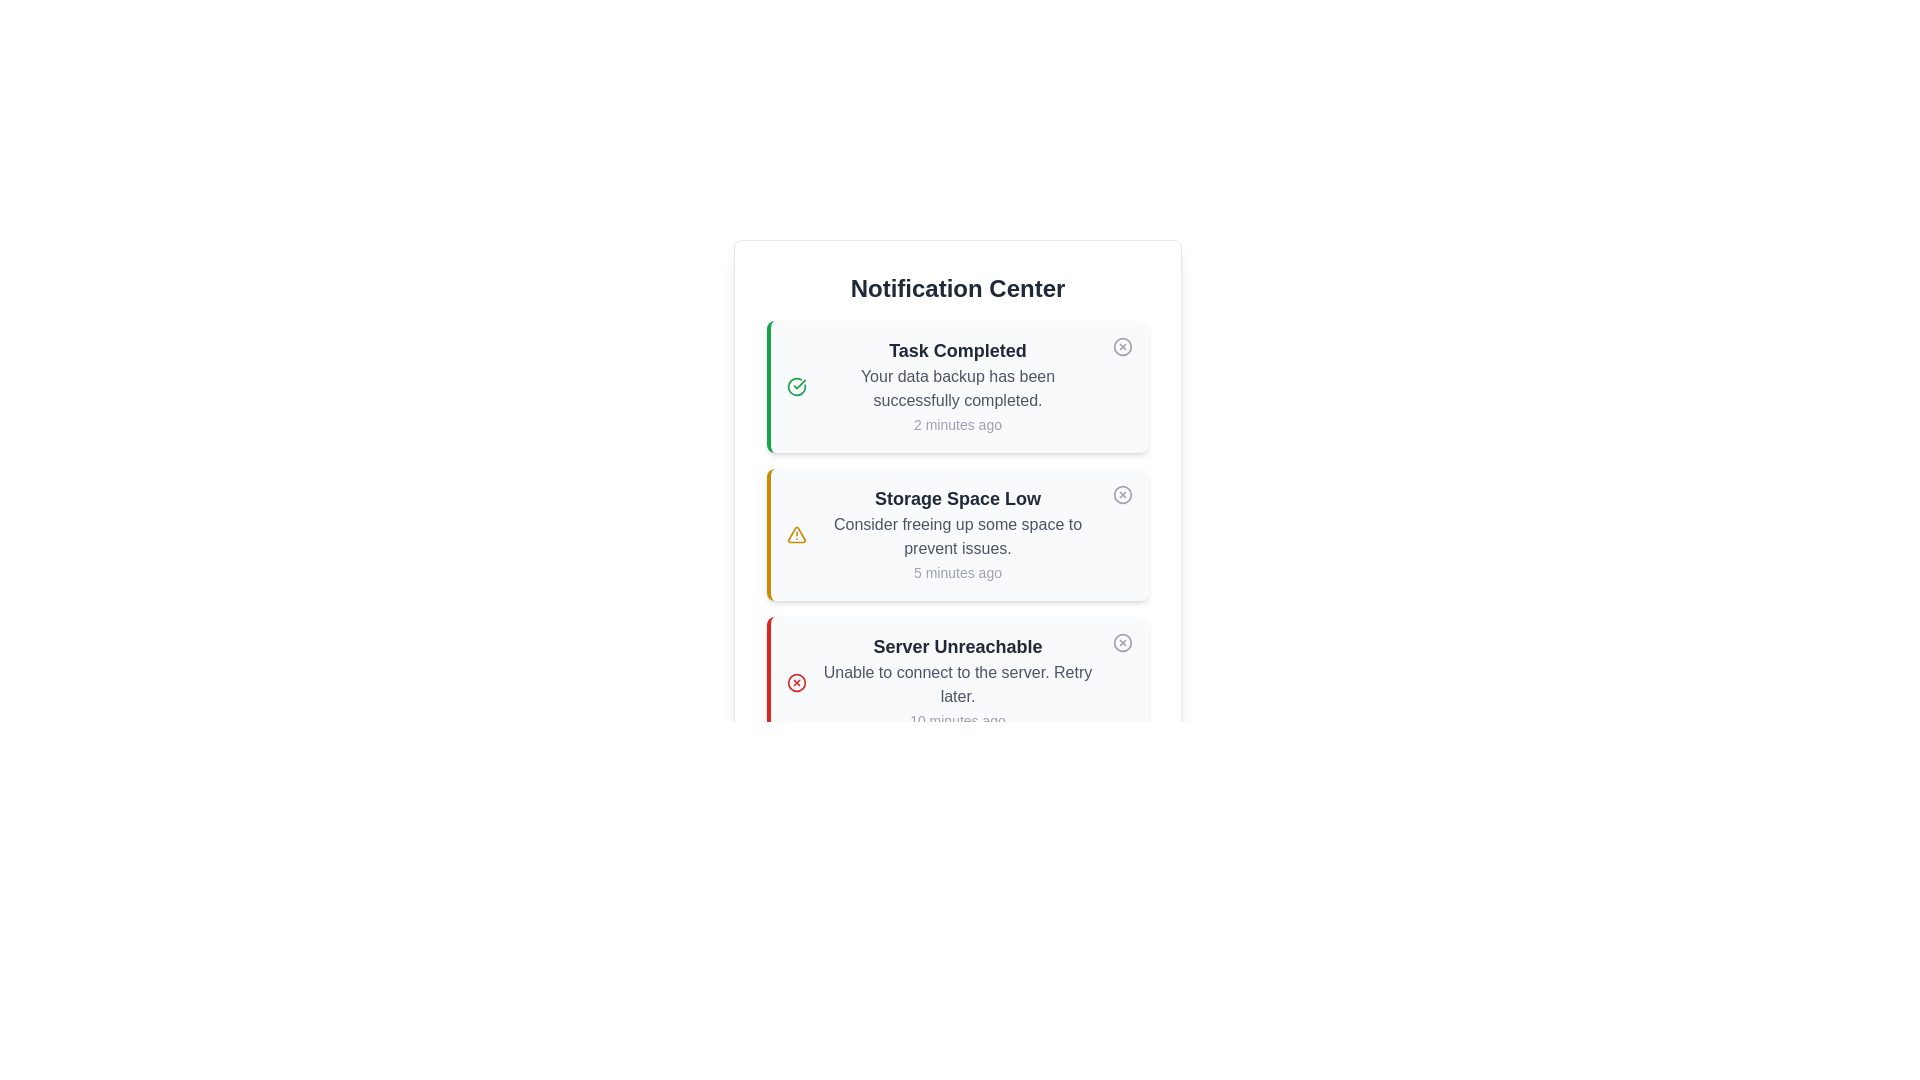  What do you see at coordinates (957, 721) in the screenshot?
I see `the timestamp label located at the bottom right corner of the third notification card in the 'Notification Center' section, which displays the 'Server Unreachable' message` at bounding box center [957, 721].